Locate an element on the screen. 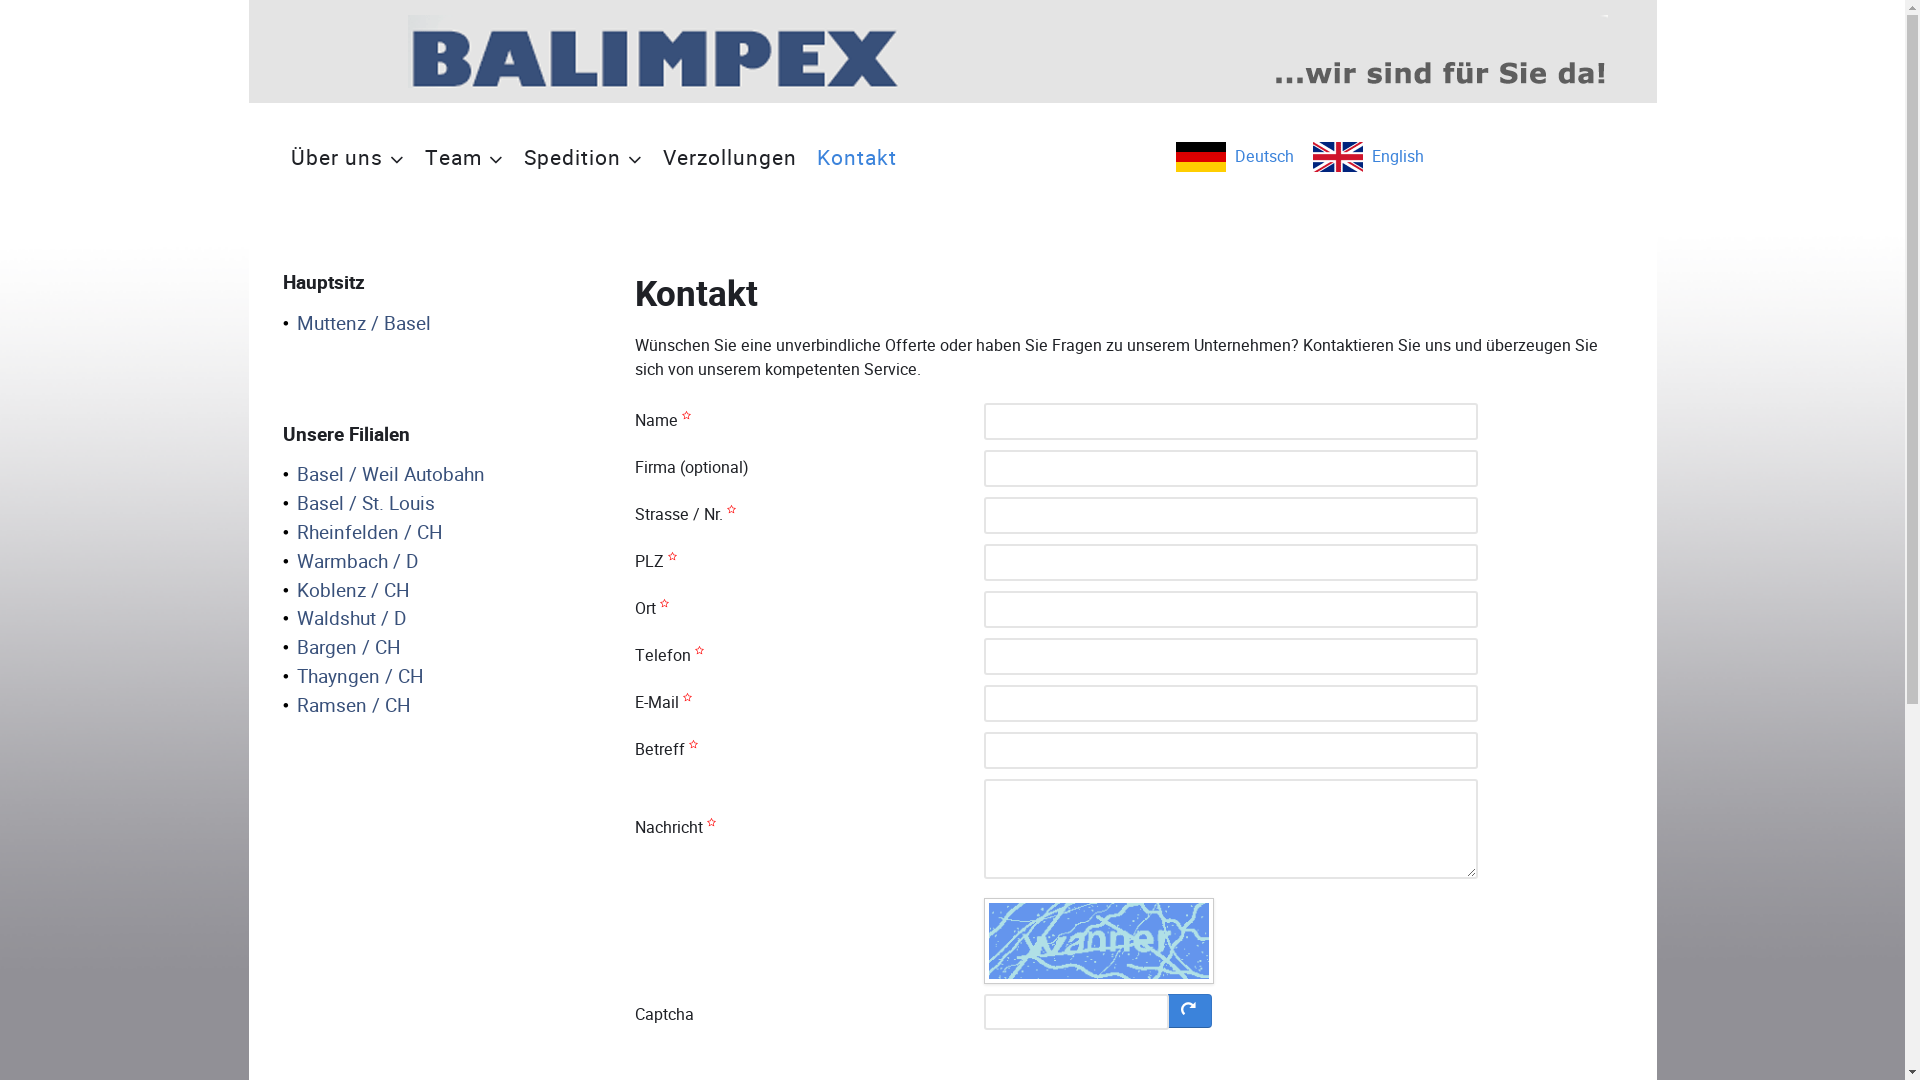 The image size is (1920, 1080). 'Thayngen / CH' is located at coordinates (353, 676).